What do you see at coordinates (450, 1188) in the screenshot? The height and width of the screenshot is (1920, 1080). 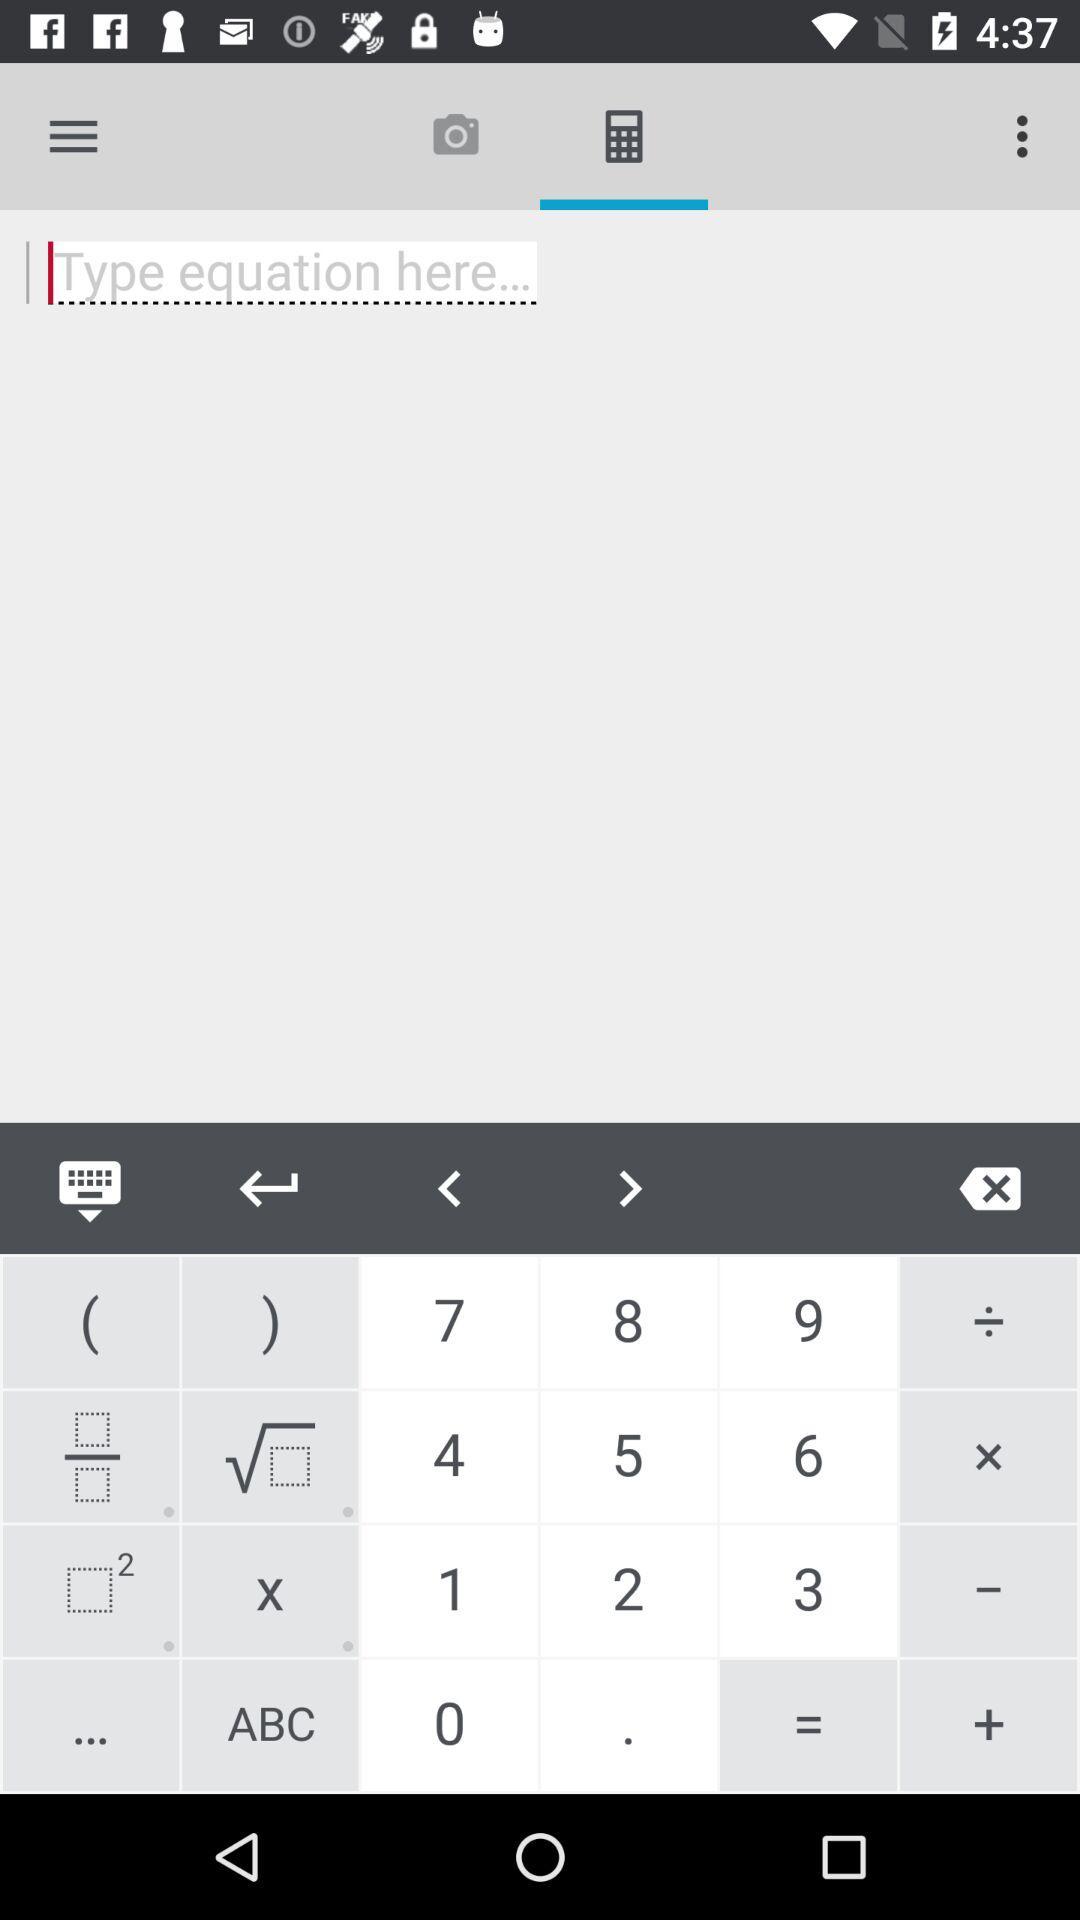 I see `the arrow_backward icon` at bounding box center [450, 1188].